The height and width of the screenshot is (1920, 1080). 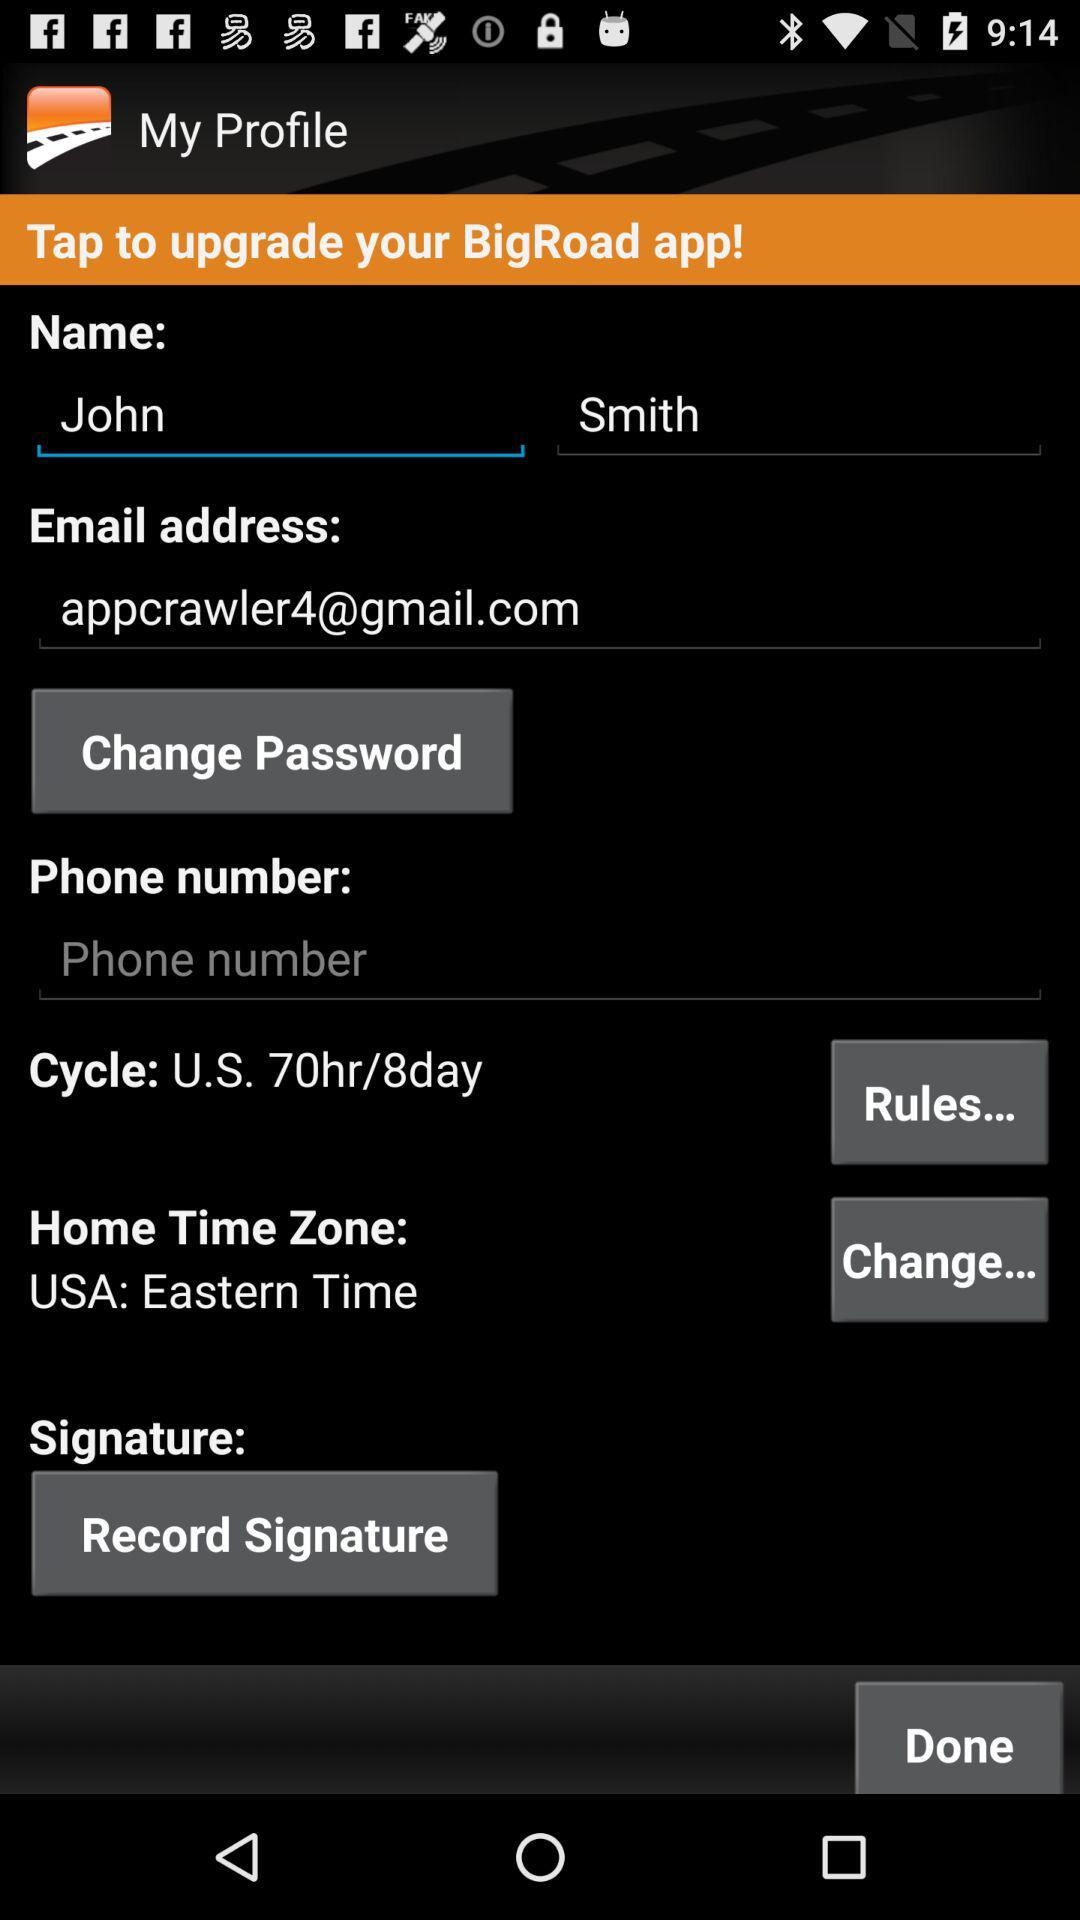 What do you see at coordinates (540, 957) in the screenshot?
I see `phone number` at bounding box center [540, 957].